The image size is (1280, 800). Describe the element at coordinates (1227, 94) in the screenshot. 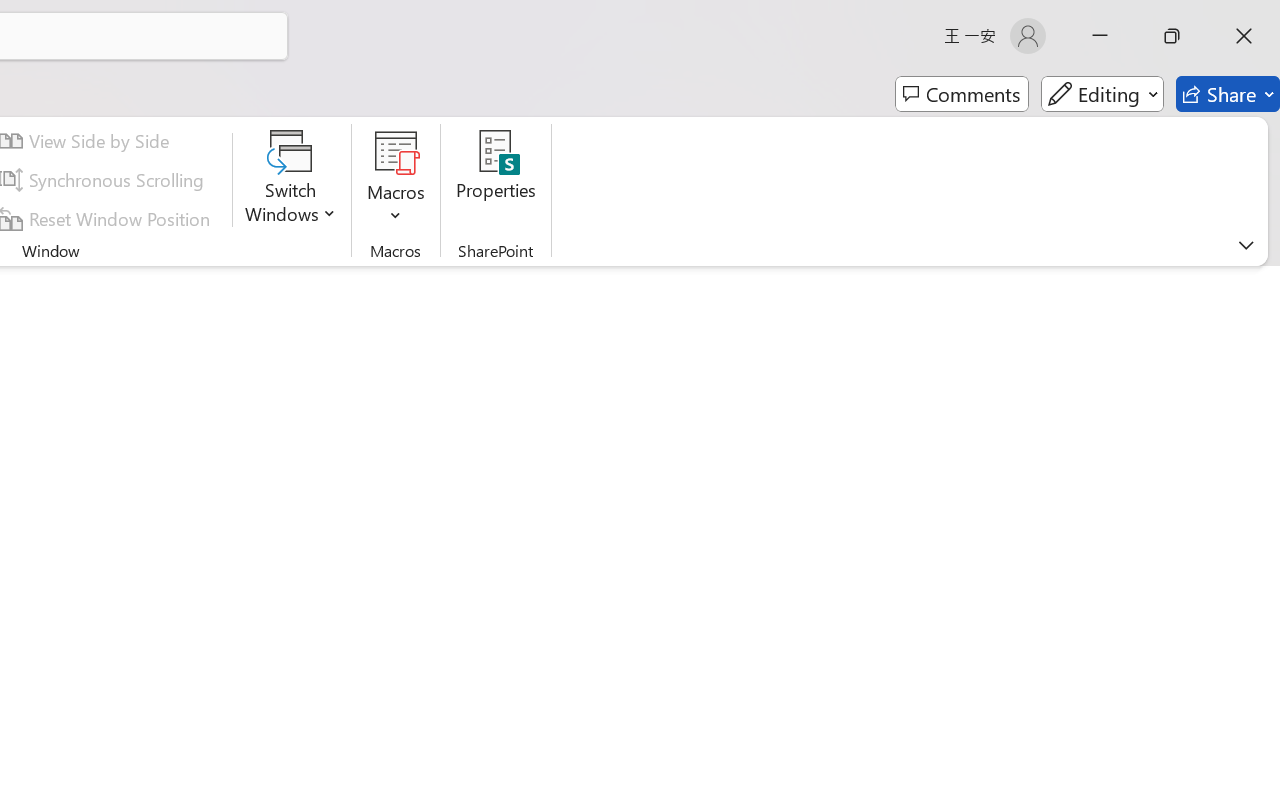

I see `'Share'` at that location.